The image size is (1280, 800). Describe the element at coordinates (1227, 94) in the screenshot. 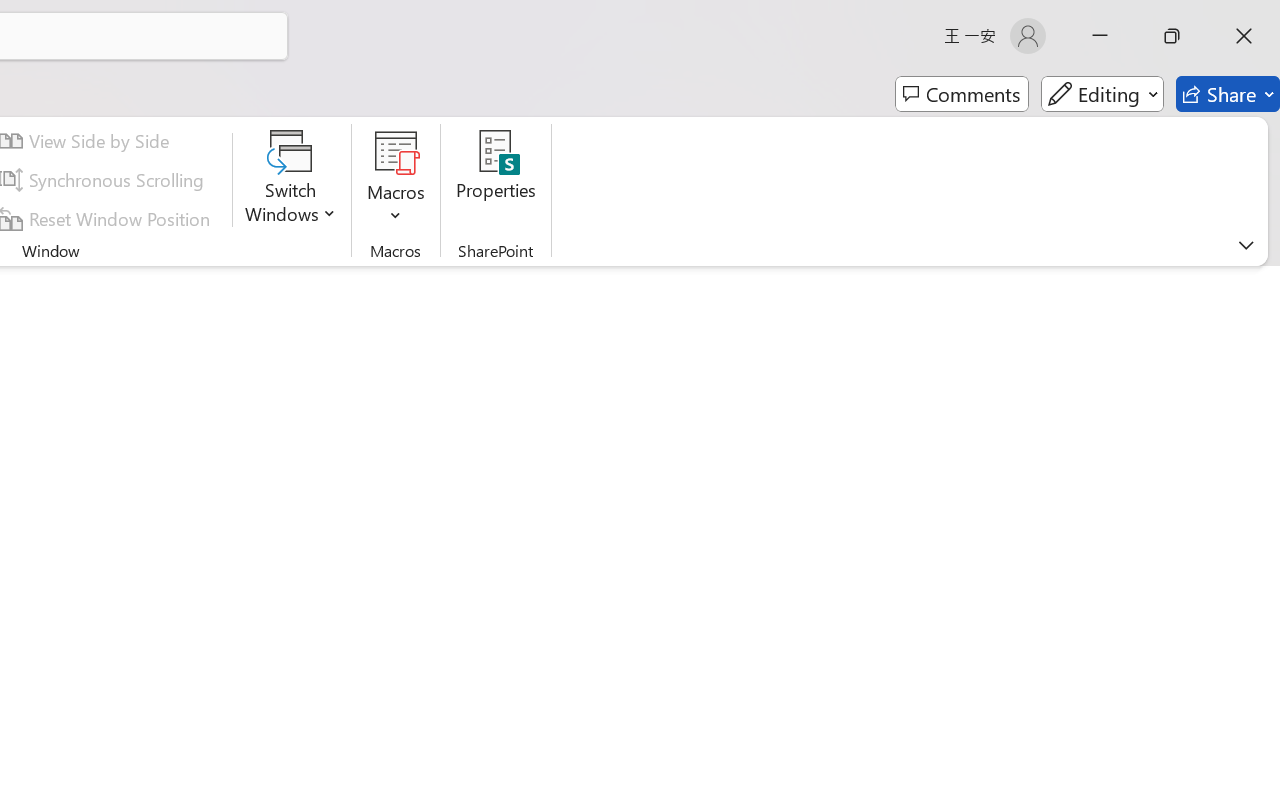

I see `'Share'` at that location.